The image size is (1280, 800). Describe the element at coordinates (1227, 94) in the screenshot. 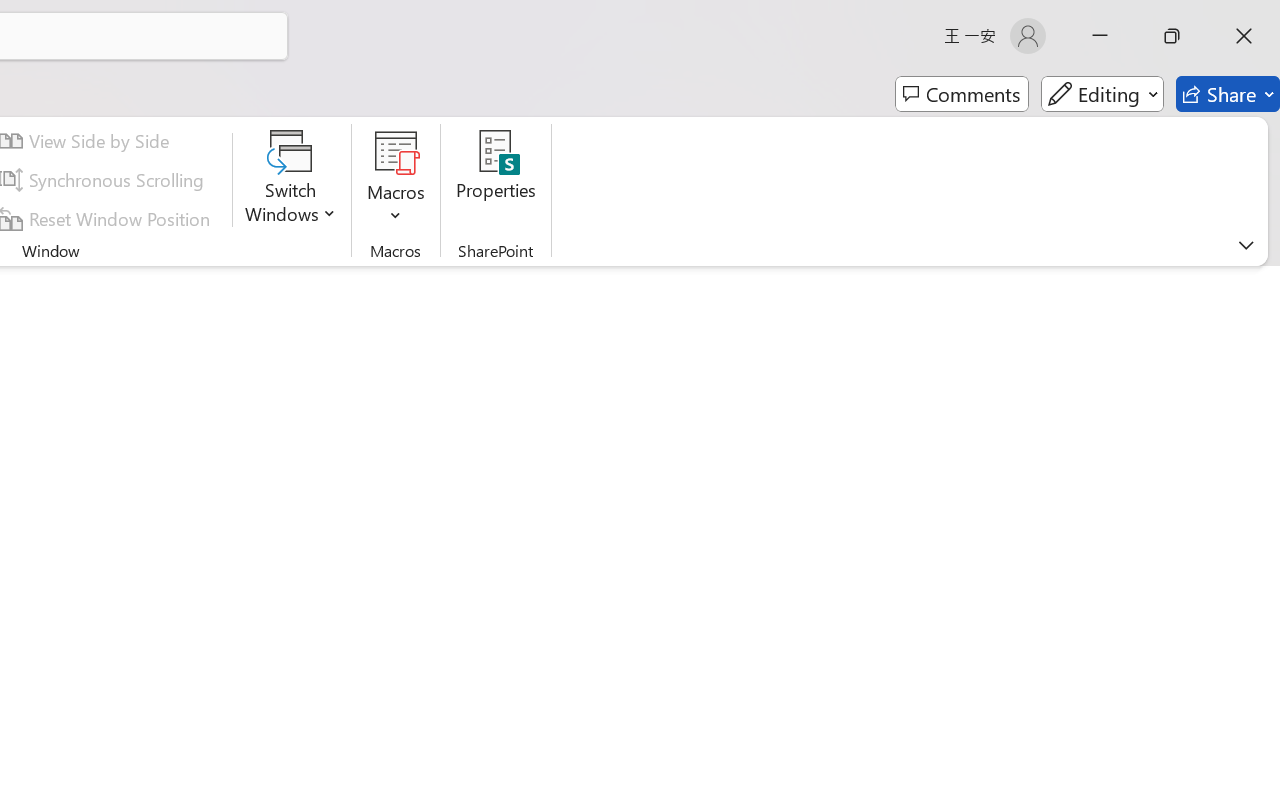

I see `'Share'` at that location.